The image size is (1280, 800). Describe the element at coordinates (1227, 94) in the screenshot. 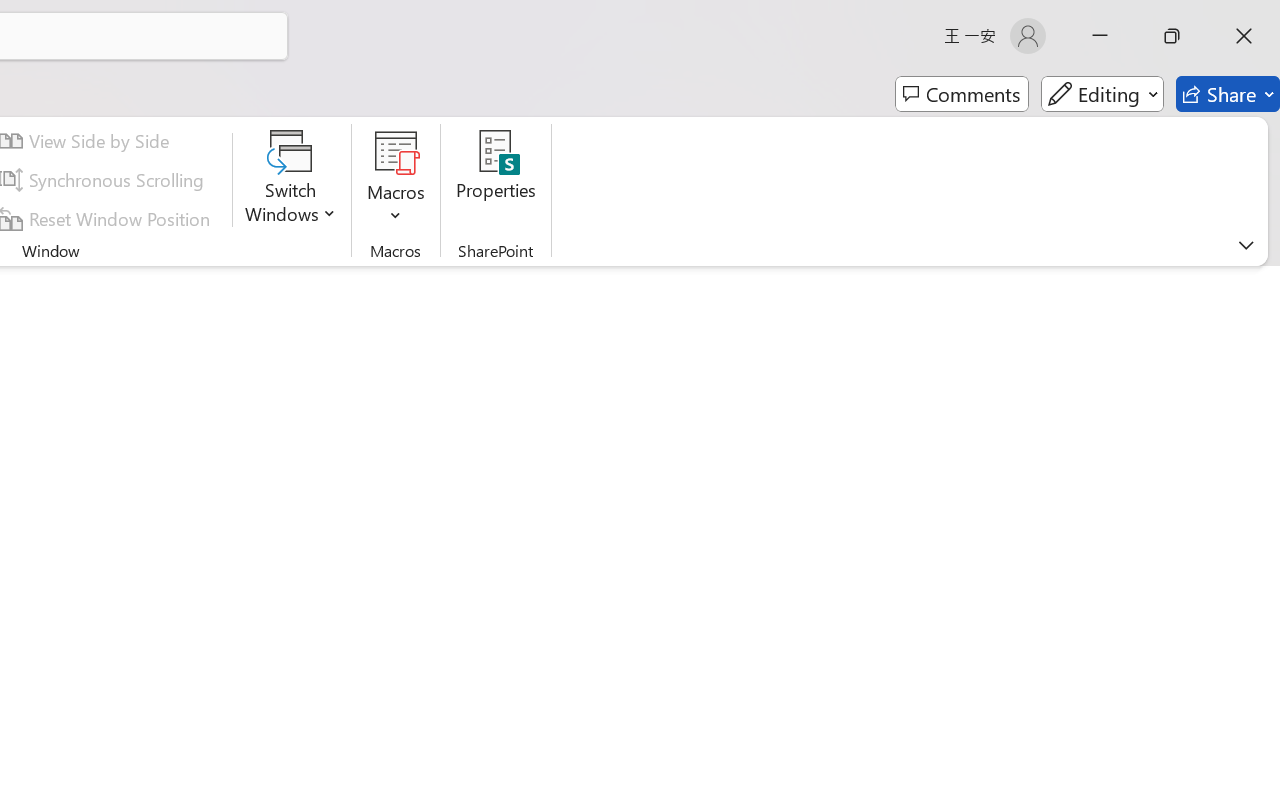

I see `'Share'` at that location.